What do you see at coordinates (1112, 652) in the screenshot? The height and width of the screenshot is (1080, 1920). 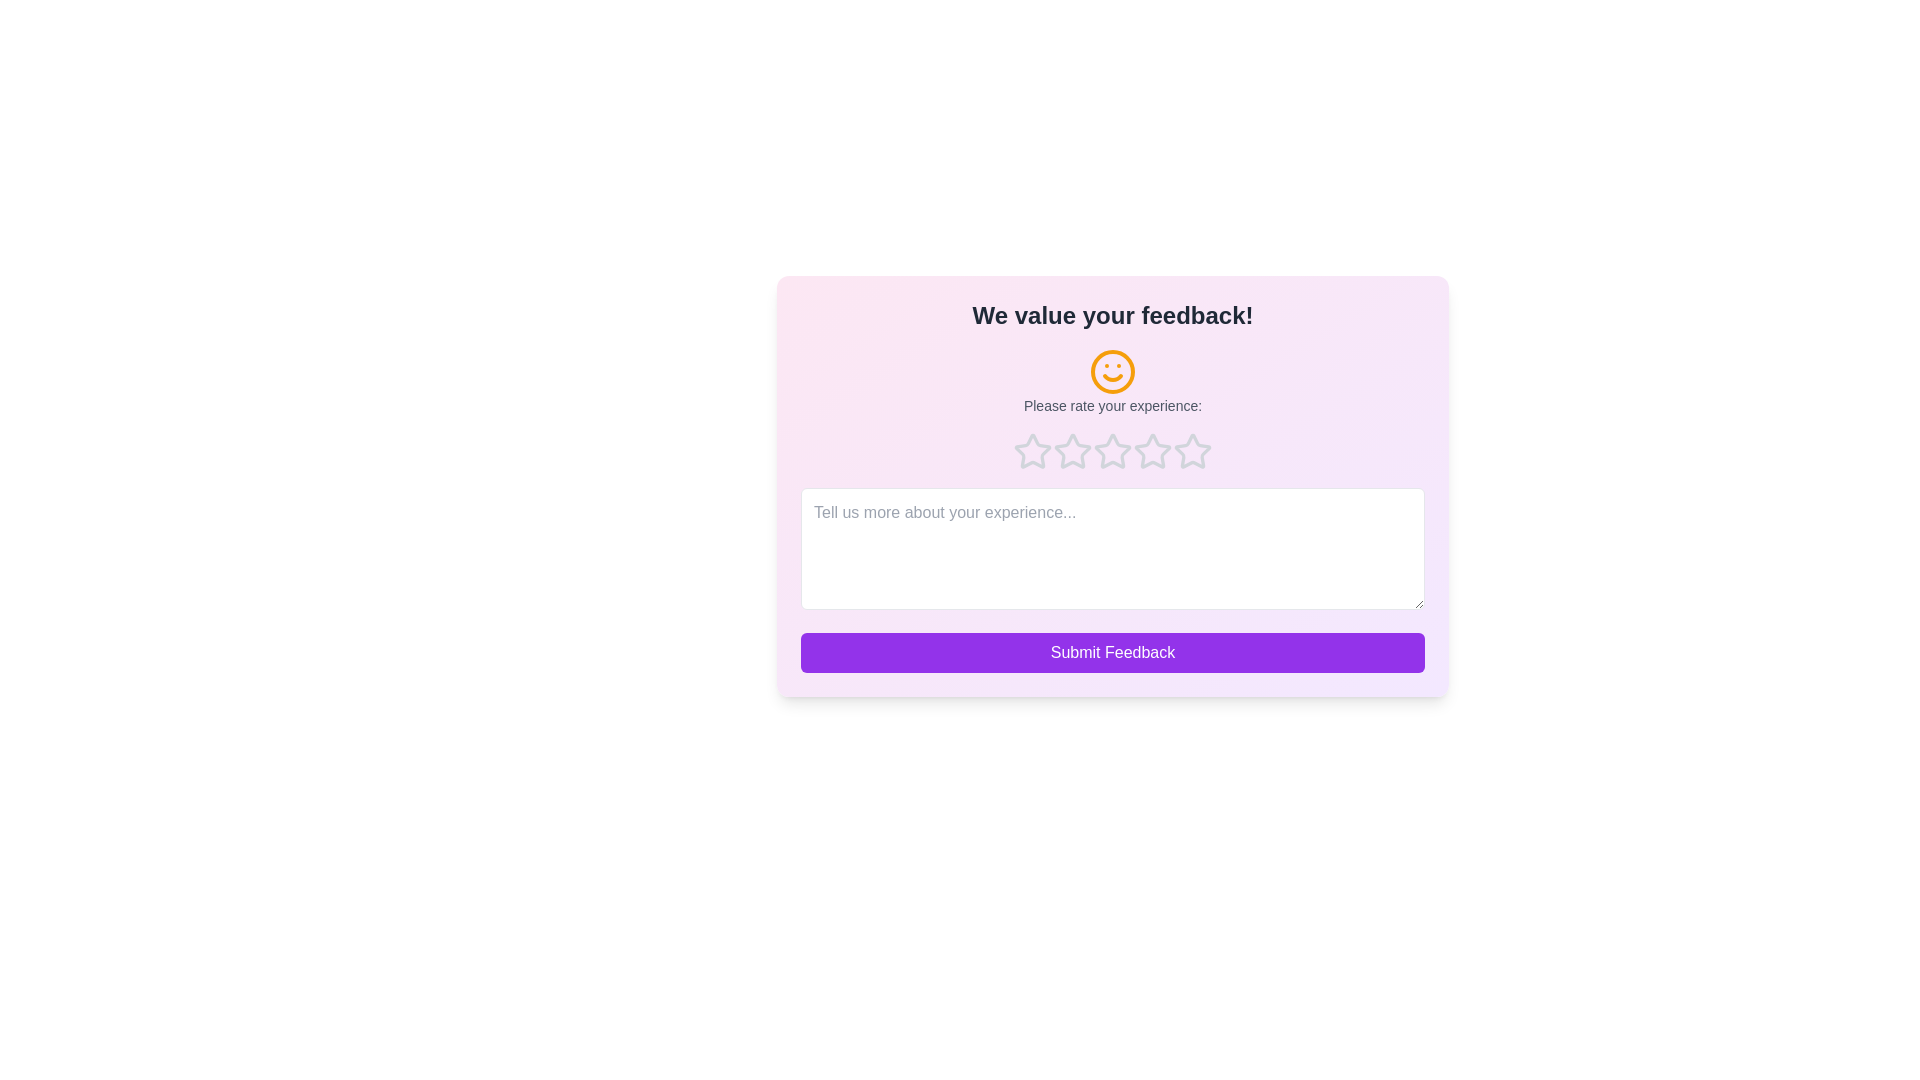 I see `the feedback submission button located at the bottom of the feedback form to observe the color change` at bounding box center [1112, 652].